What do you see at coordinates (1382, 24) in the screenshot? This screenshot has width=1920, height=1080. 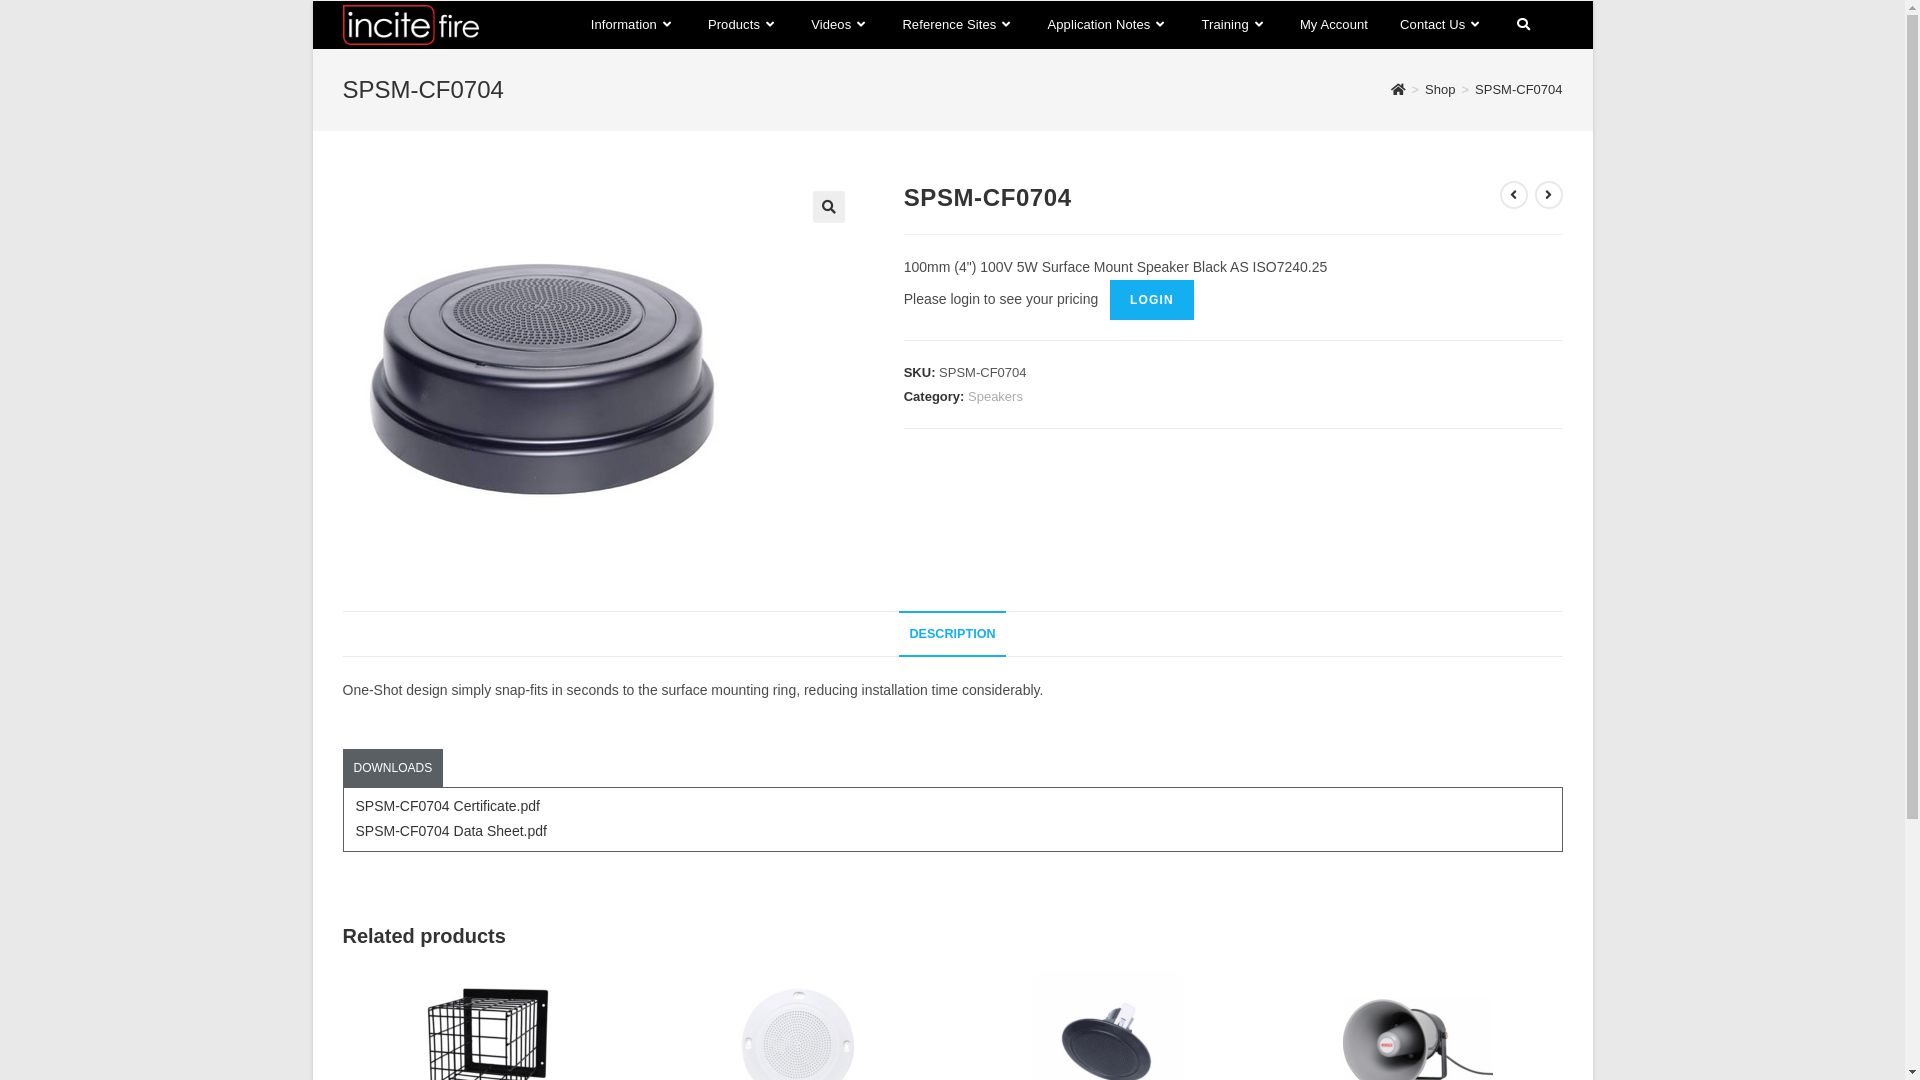 I see `'Contact Us'` at bounding box center [1382, 24].